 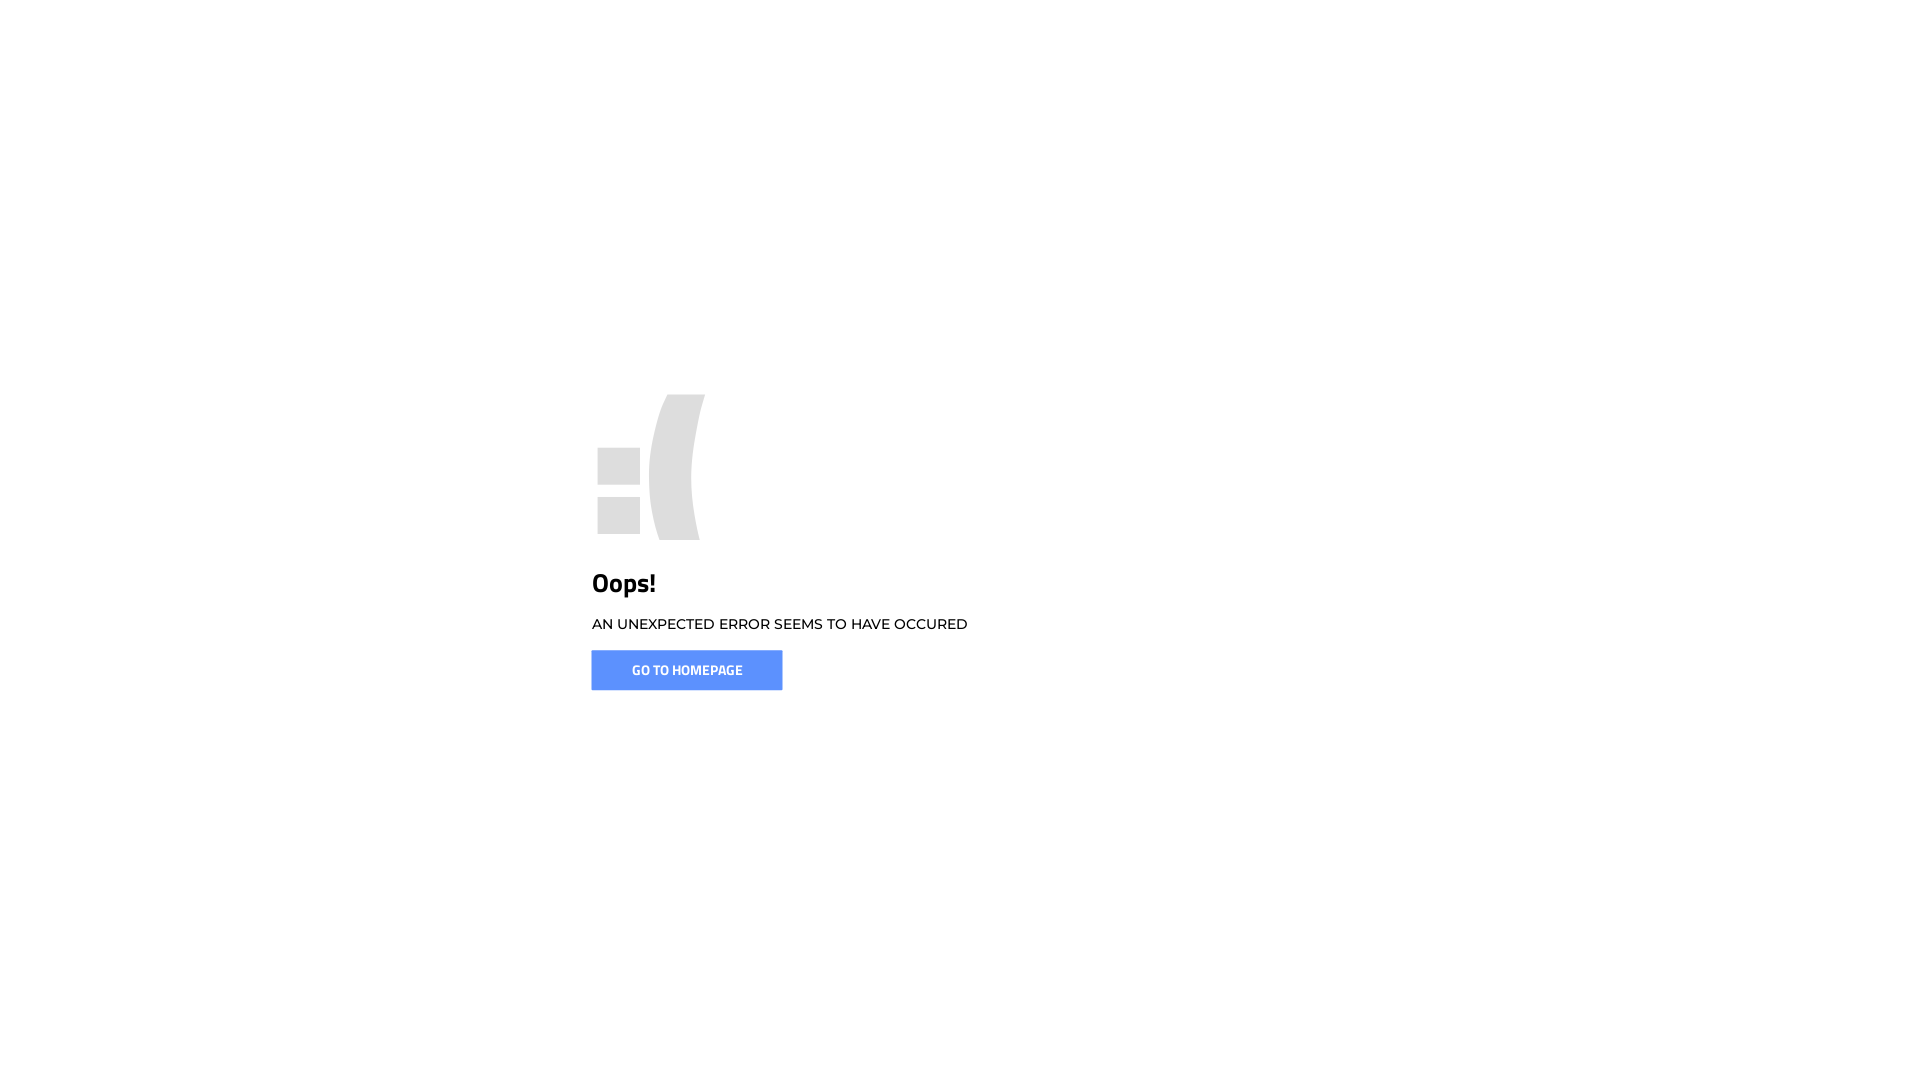 I want to click on 'GO TO HOMEPAGE', so click(x=590, y=670).